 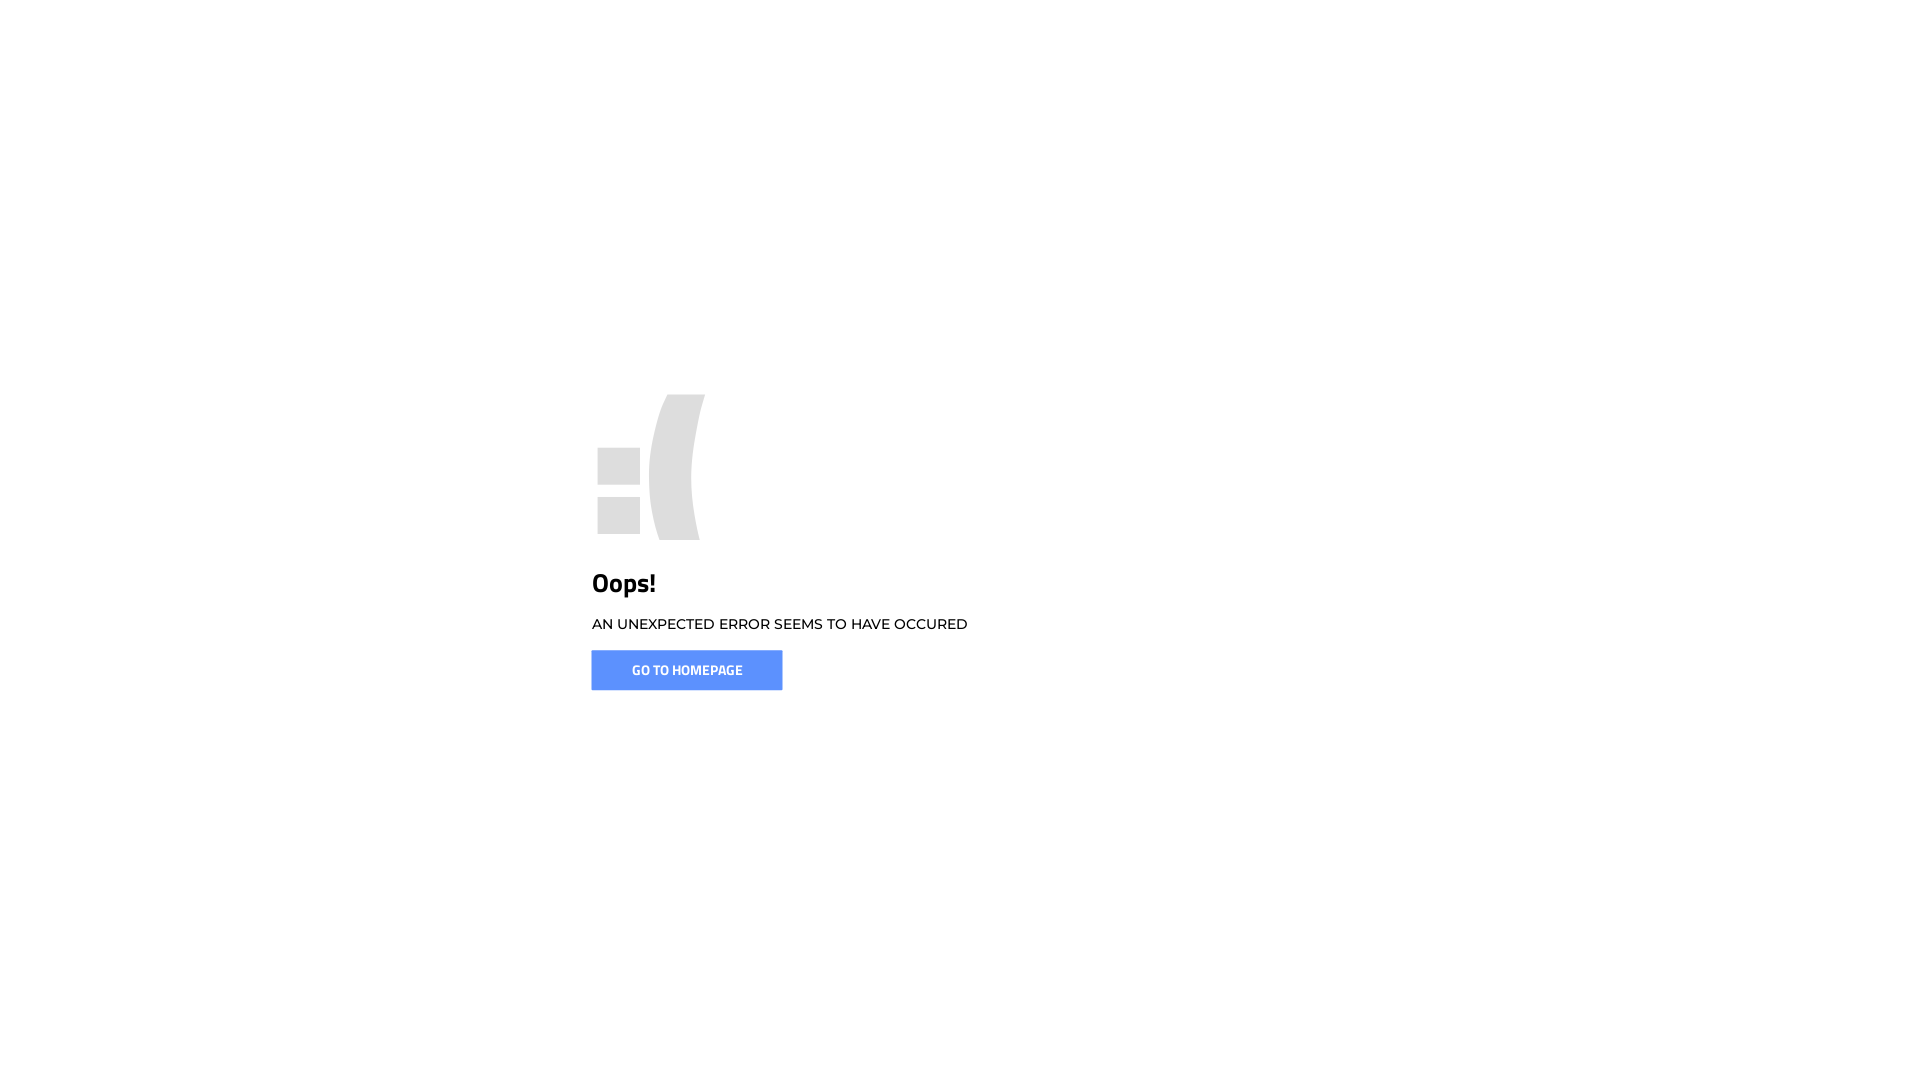 I want to click on 'GO TO HOMEPAGE', so click(x=590, y=670).